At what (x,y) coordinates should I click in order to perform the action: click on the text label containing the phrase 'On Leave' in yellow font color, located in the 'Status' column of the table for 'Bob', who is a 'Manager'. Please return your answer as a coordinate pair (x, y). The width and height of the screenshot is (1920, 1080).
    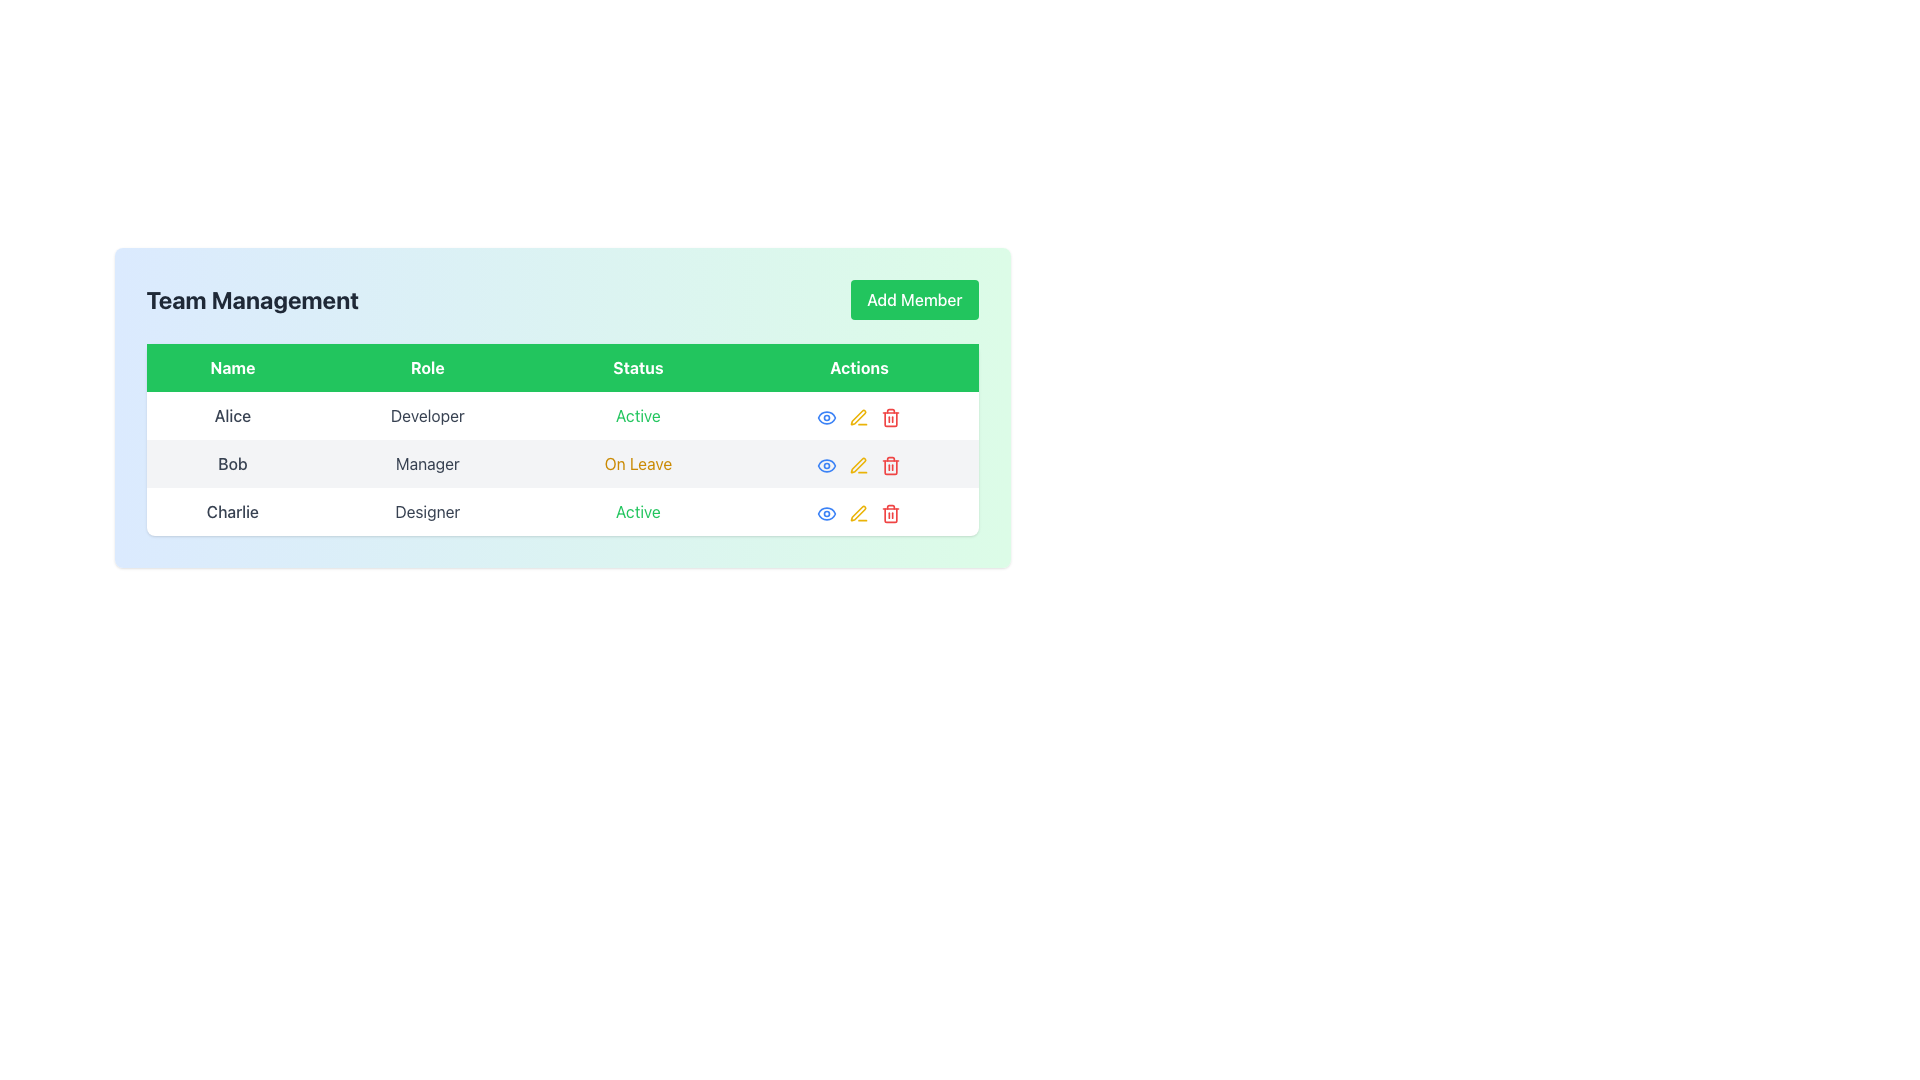
    Looking at the image, I should click on (637, 463).